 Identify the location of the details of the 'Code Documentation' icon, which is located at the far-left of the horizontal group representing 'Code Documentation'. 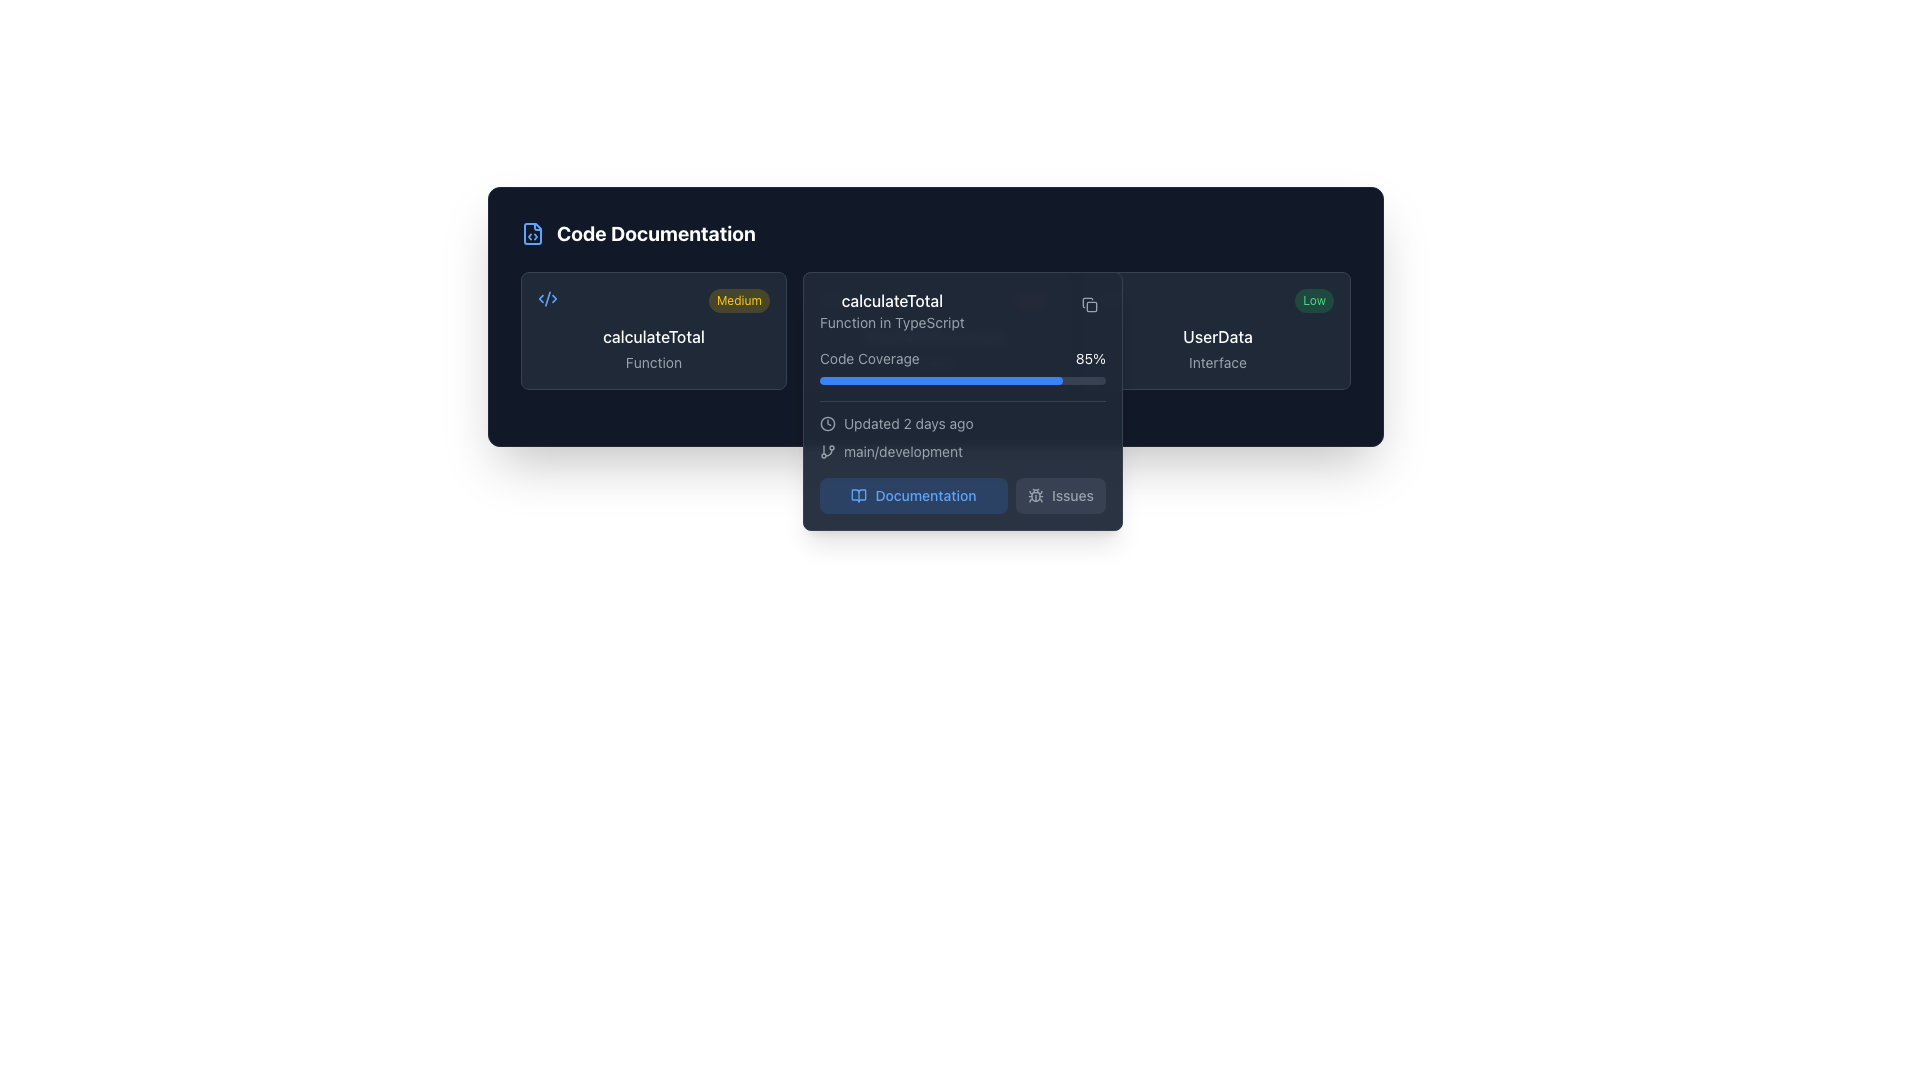
(532, 233).